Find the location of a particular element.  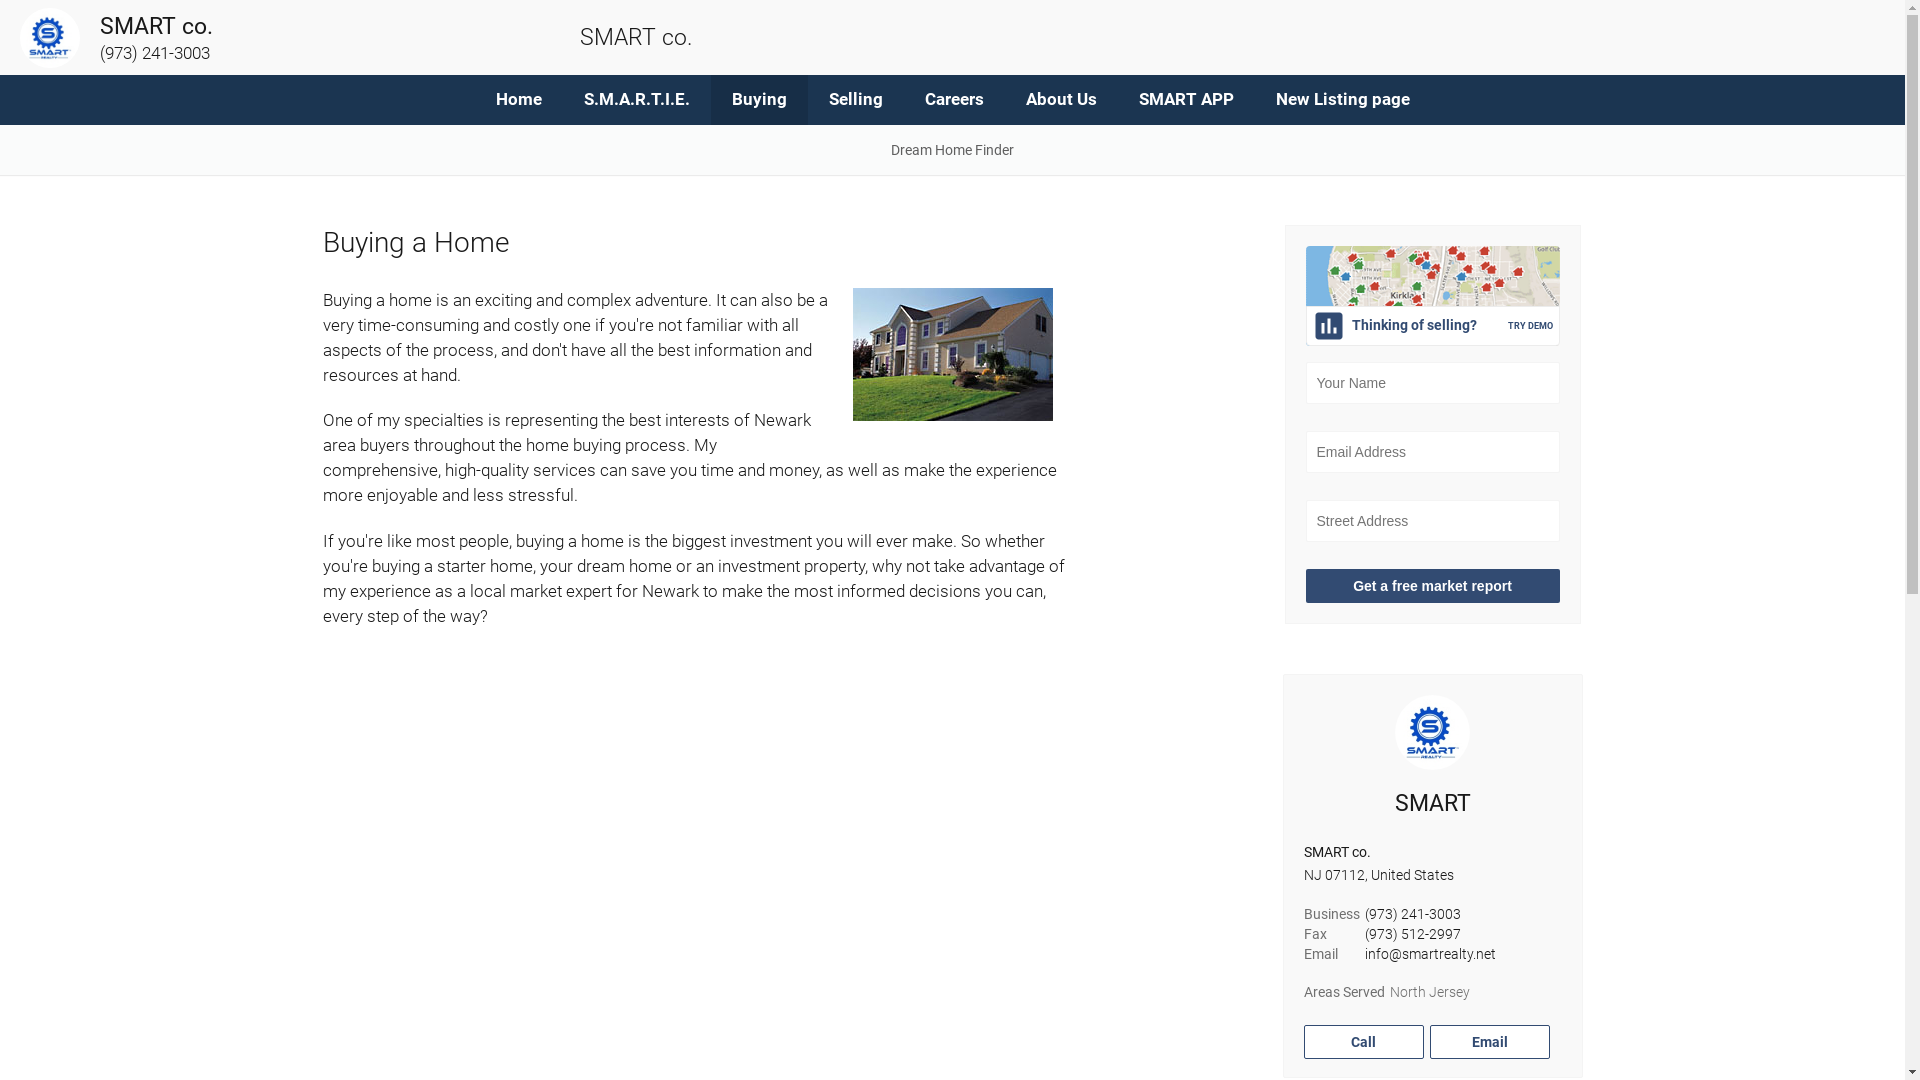

'Home' is located at coordinates (518, 100).